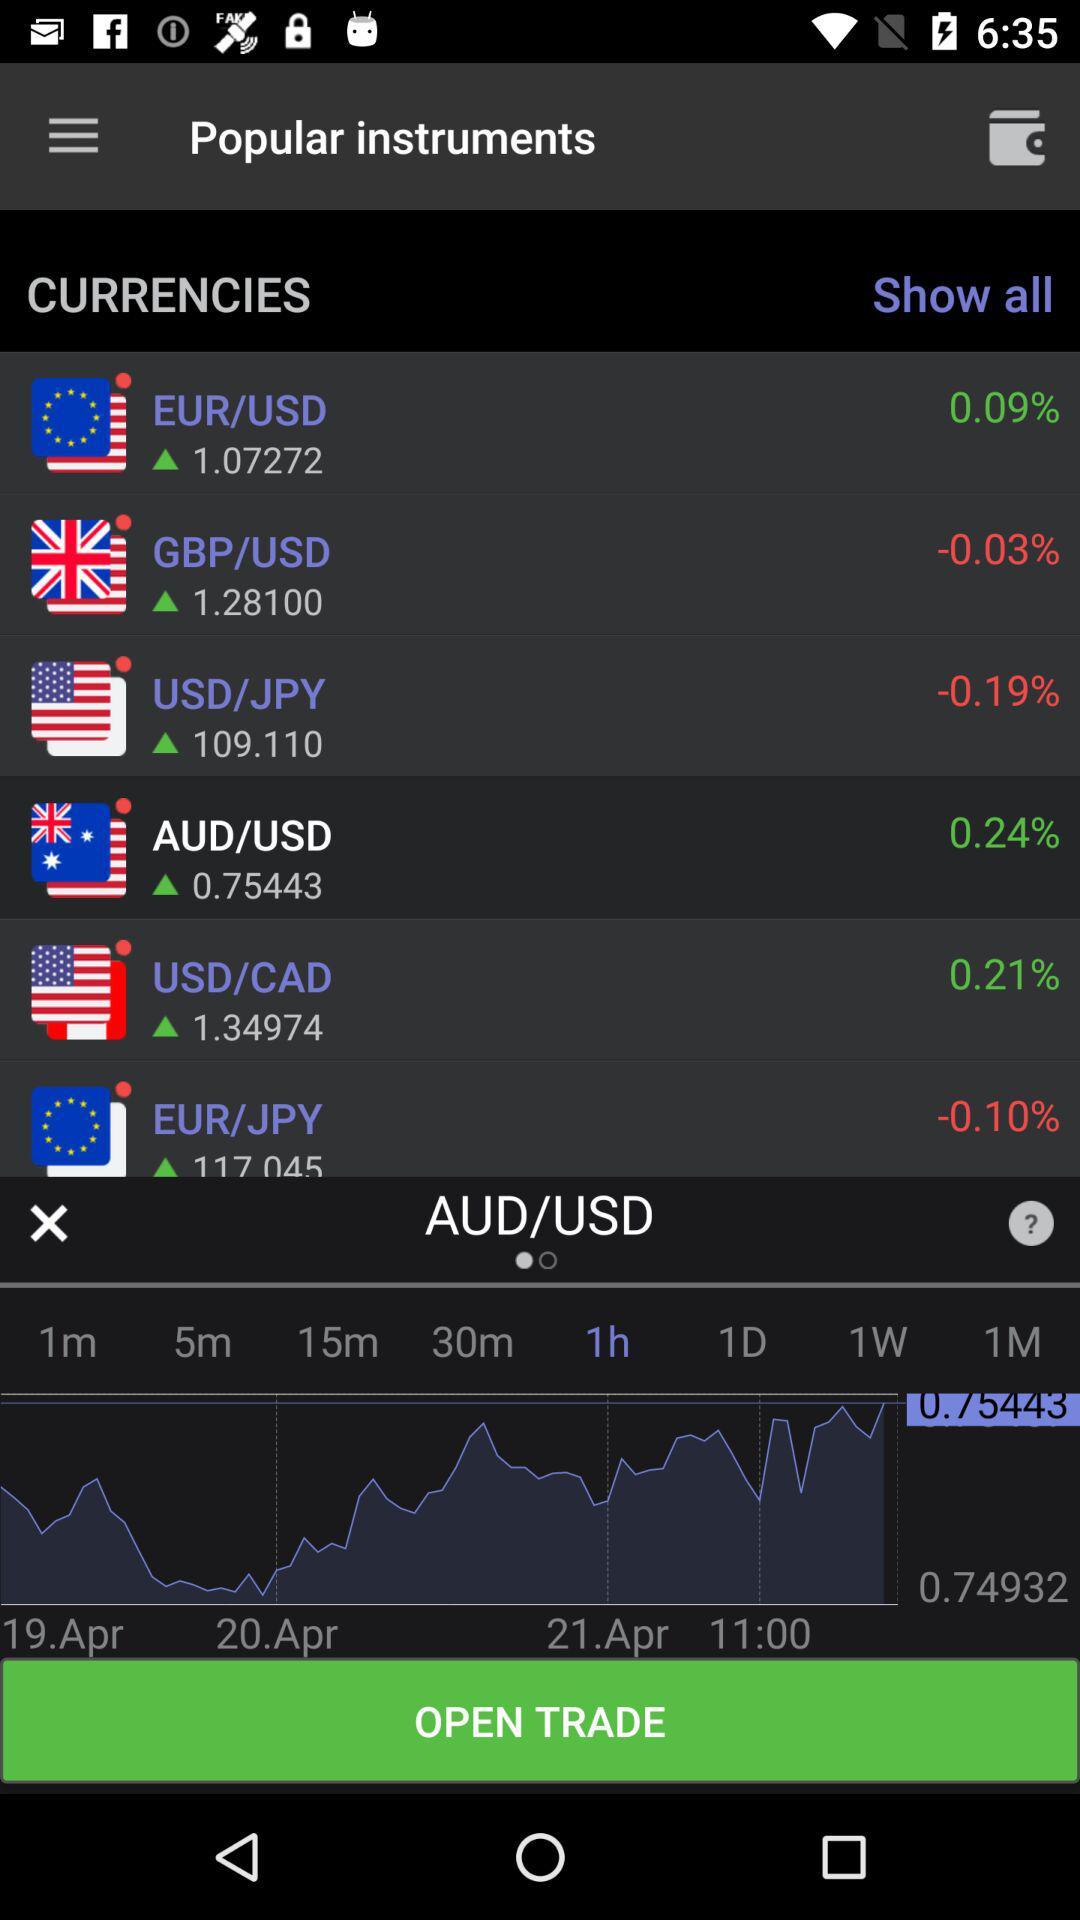 The height and width of the screenshot is (1920, 1080). Describe the element at coordinates (47, 1222) in the screenshot. I see `the close icon` at that location.